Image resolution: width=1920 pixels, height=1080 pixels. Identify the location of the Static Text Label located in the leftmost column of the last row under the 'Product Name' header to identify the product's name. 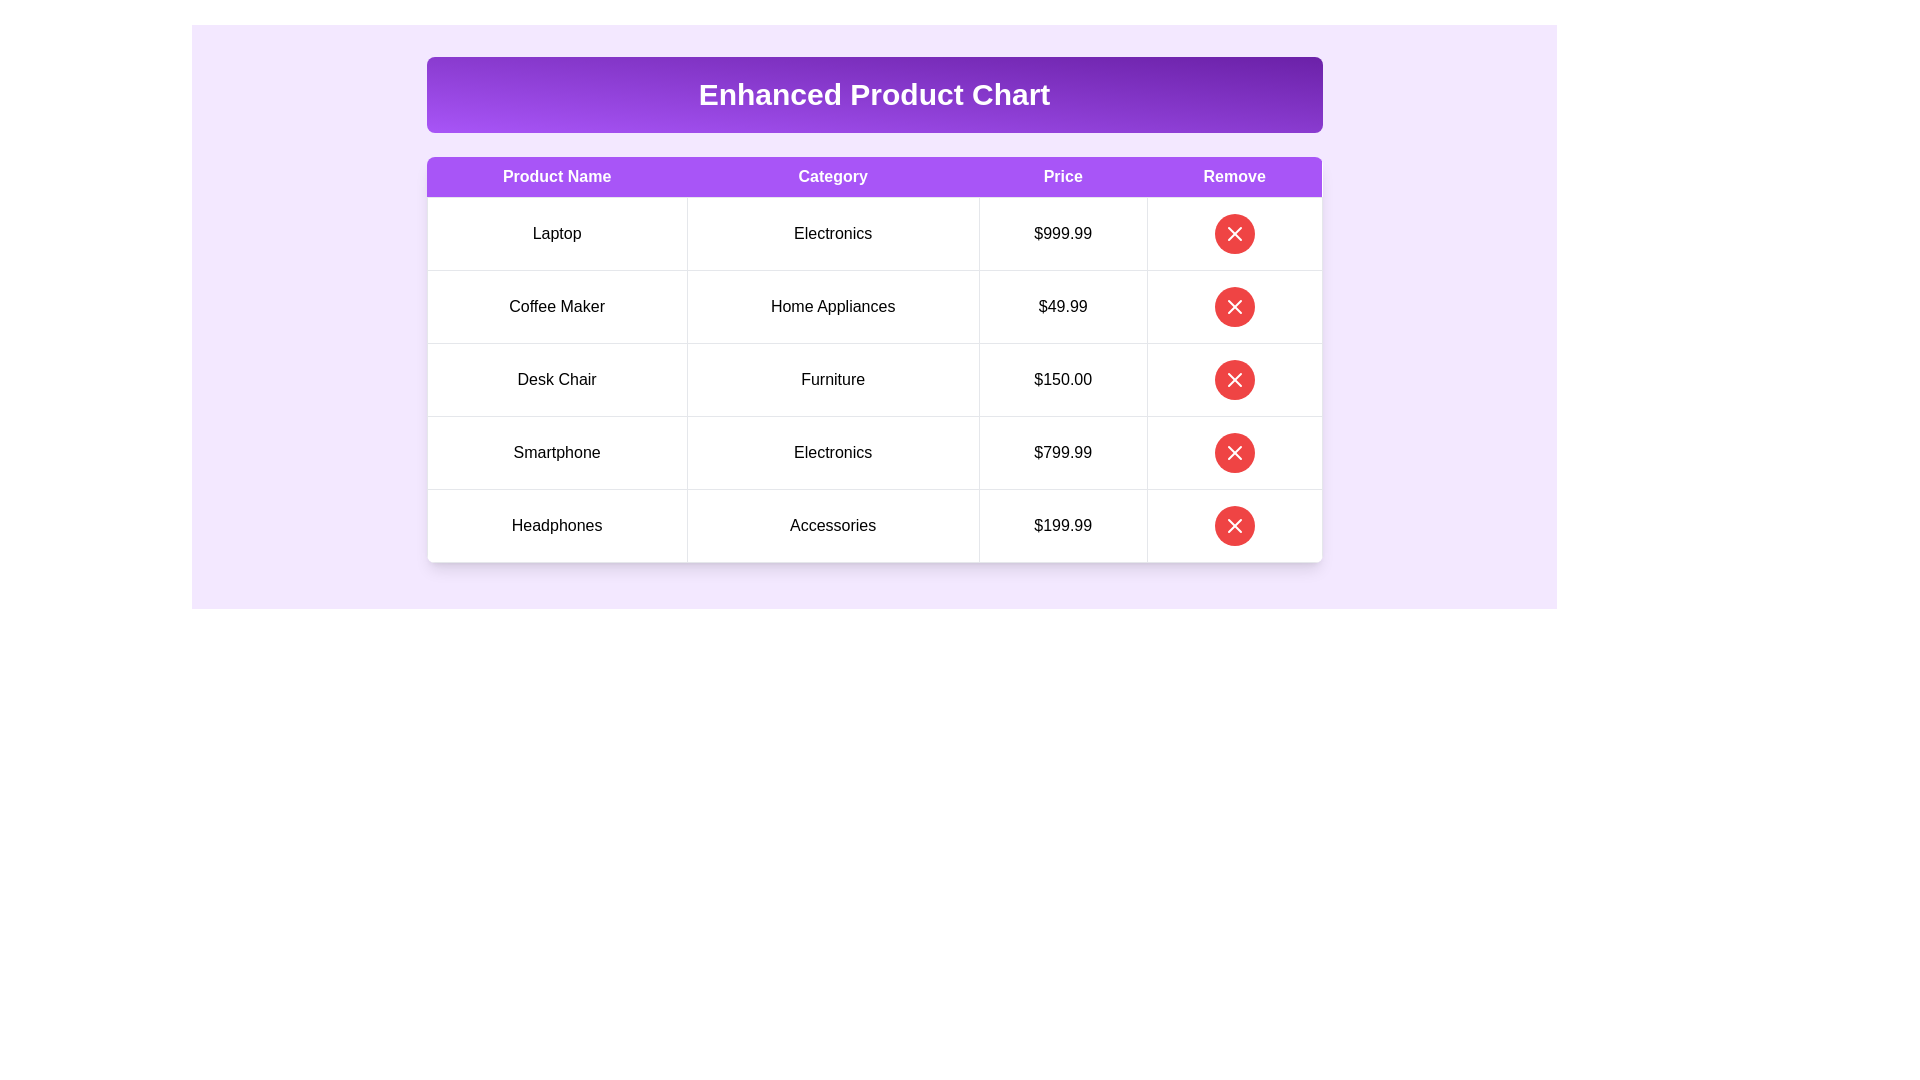
(557, 524).